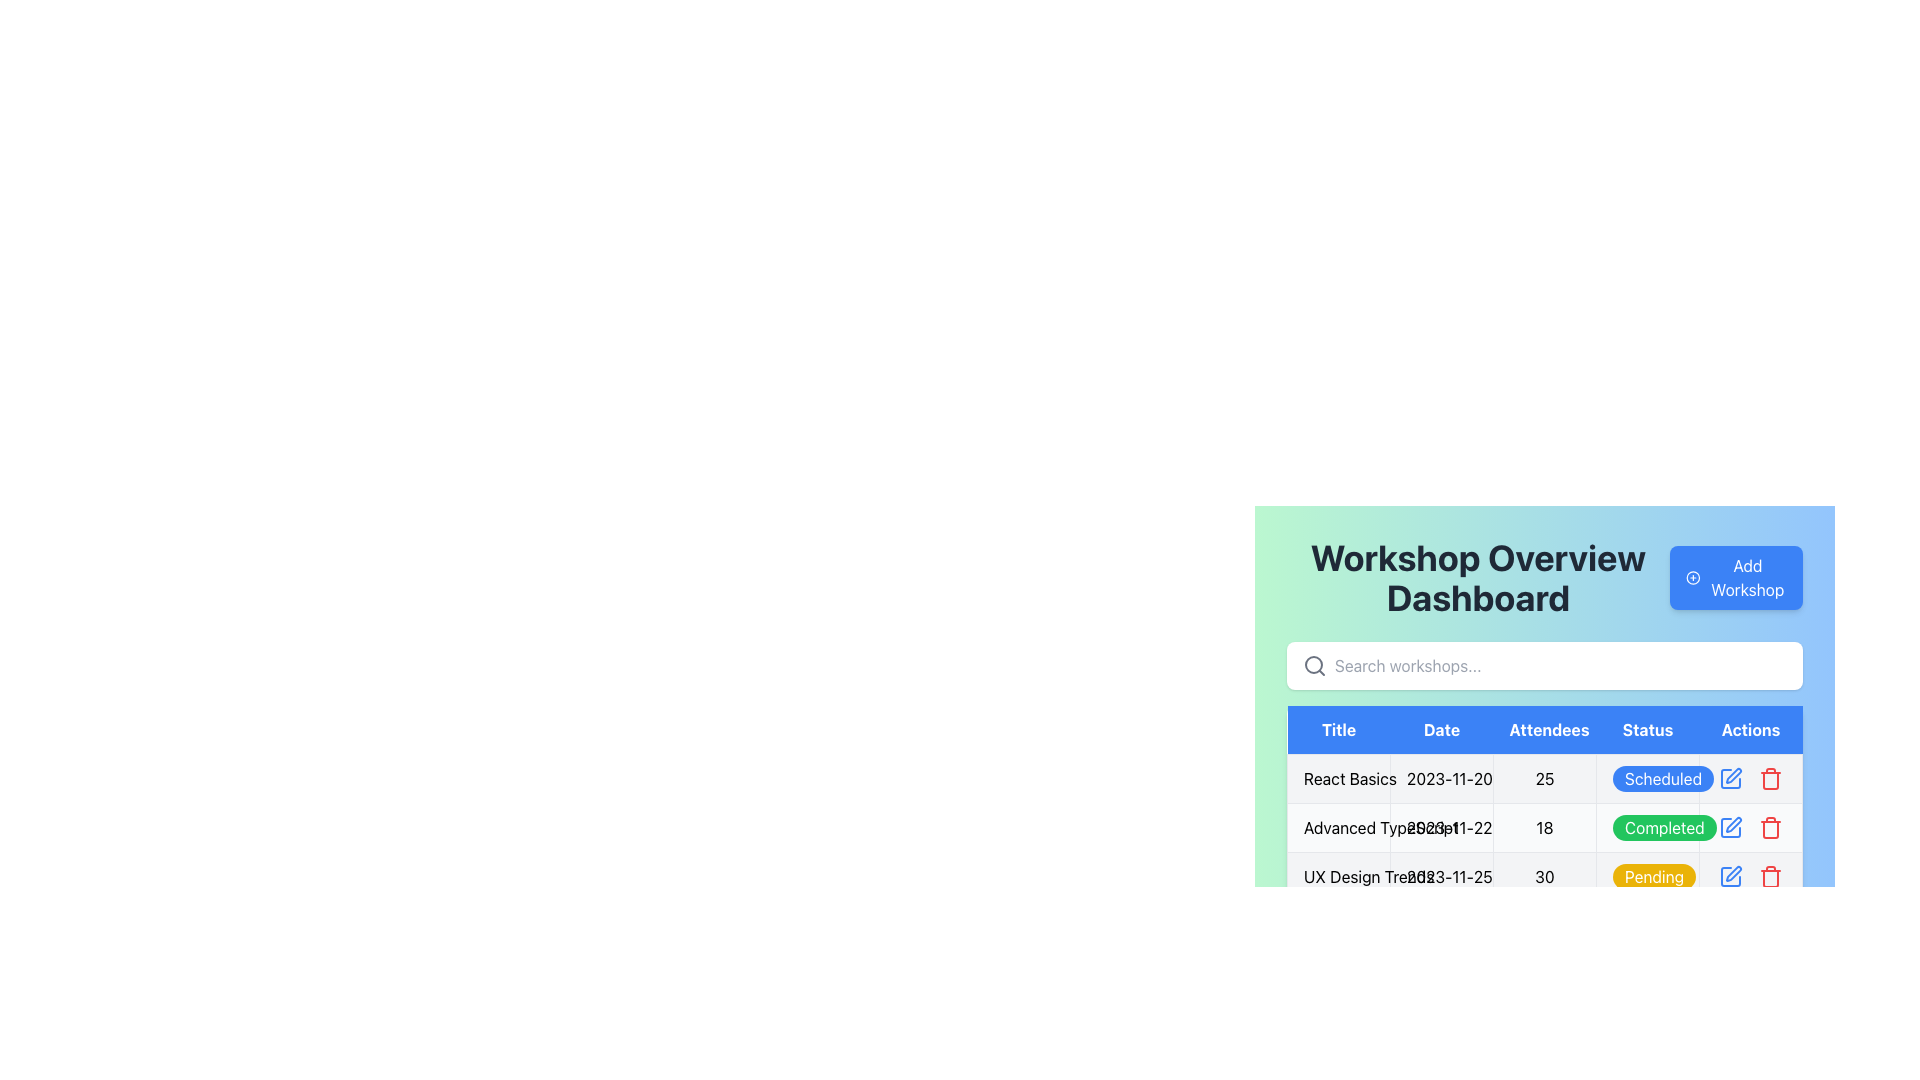 The image size is (1920, 1080). Describe the element at coordinates (1732, 825) in the screenshot. I see `the edit icon button located in the 'Actions' column of the second row in the table` at that location.